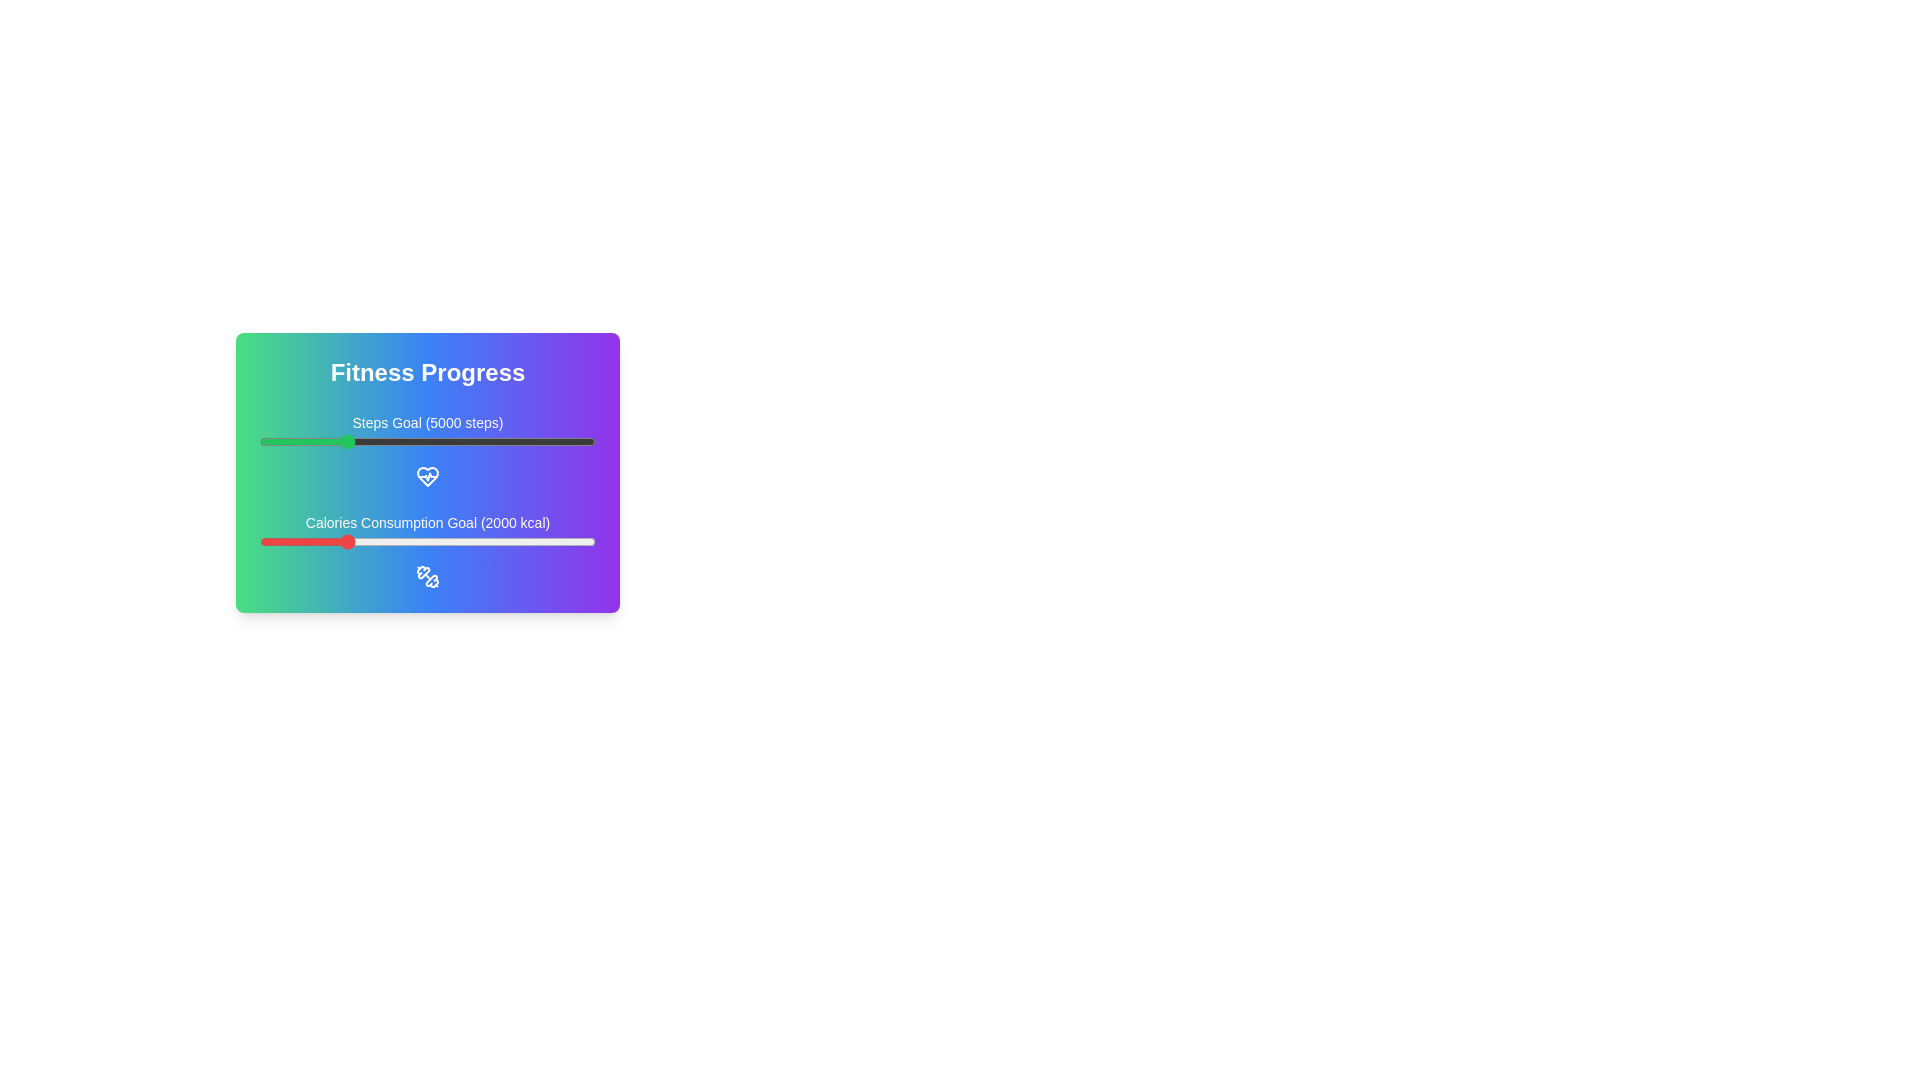 This screenshot has height=1080, width=1920. Describe the element at coordinates (584, 542) in the screenshot. I see `the calories goal` at that location.